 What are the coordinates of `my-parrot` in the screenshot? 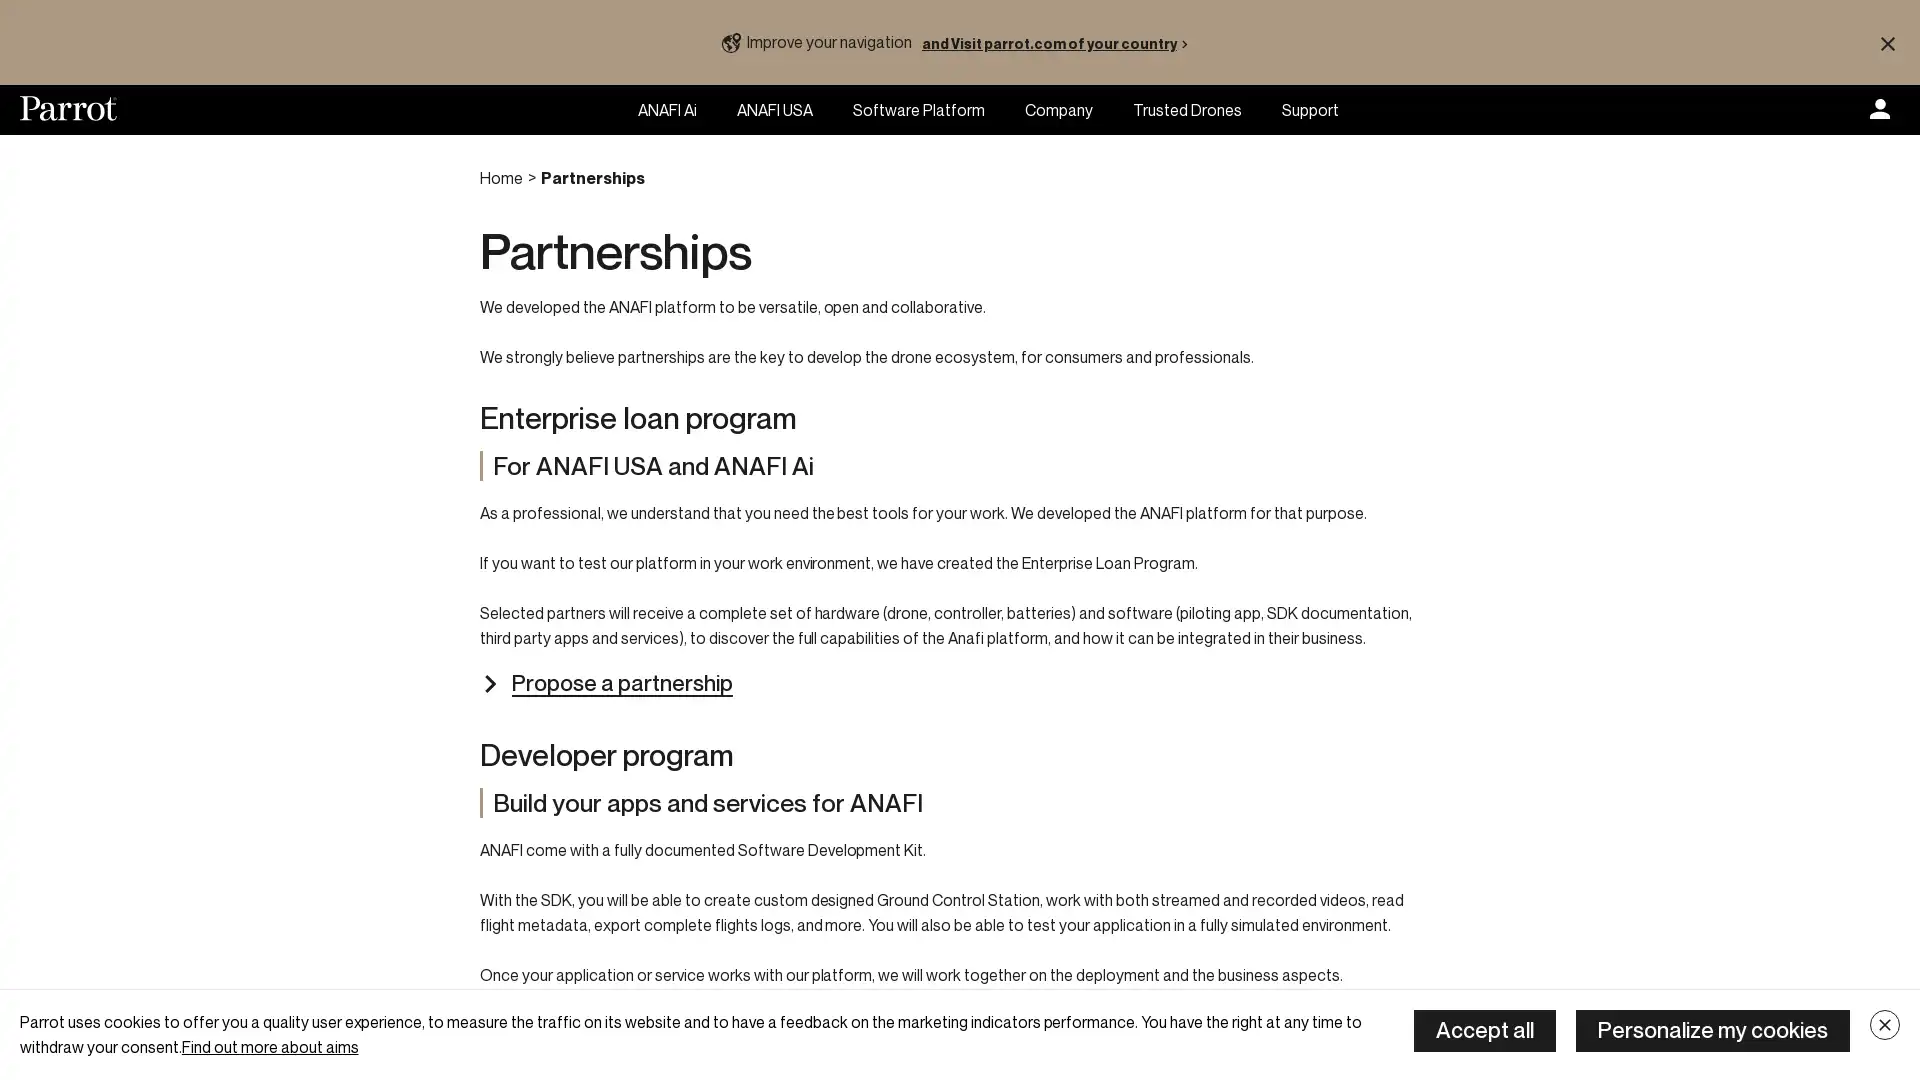 It's located at (1879, 110).